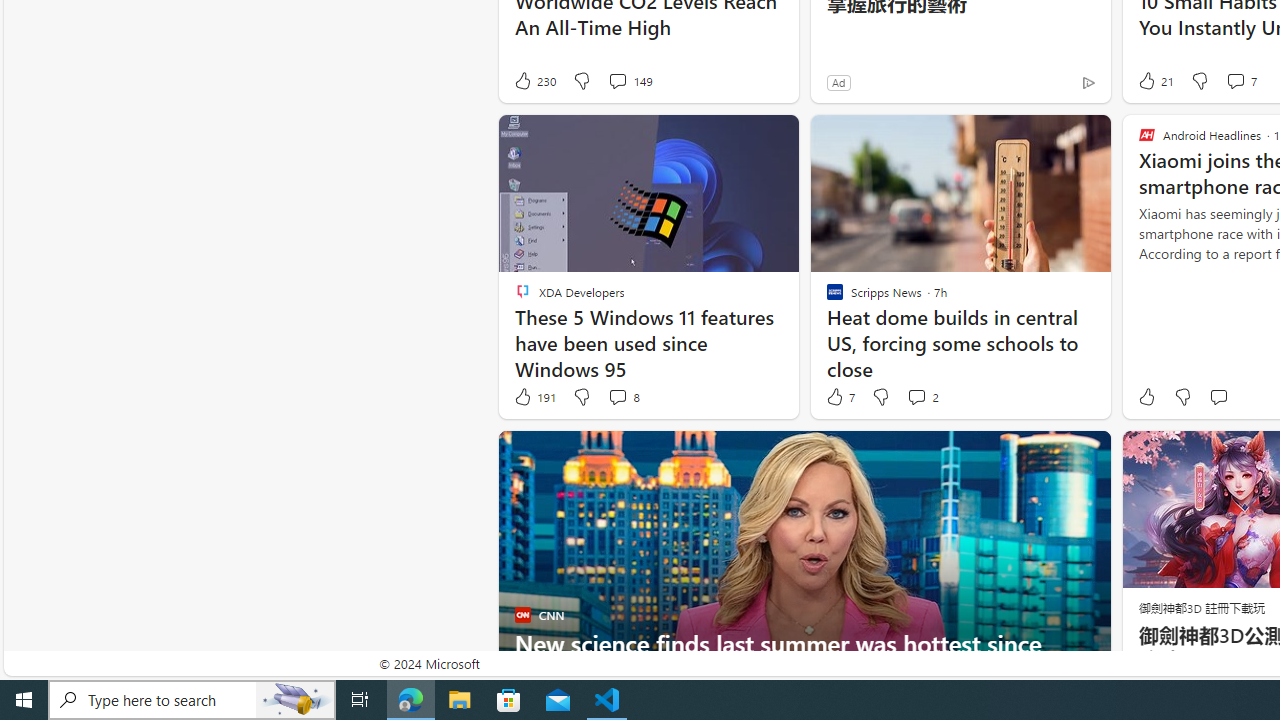  What do you see at coordinates (1146, 397) in the screenshot?
I see `'Like'` at bounding box center [1146, 397].